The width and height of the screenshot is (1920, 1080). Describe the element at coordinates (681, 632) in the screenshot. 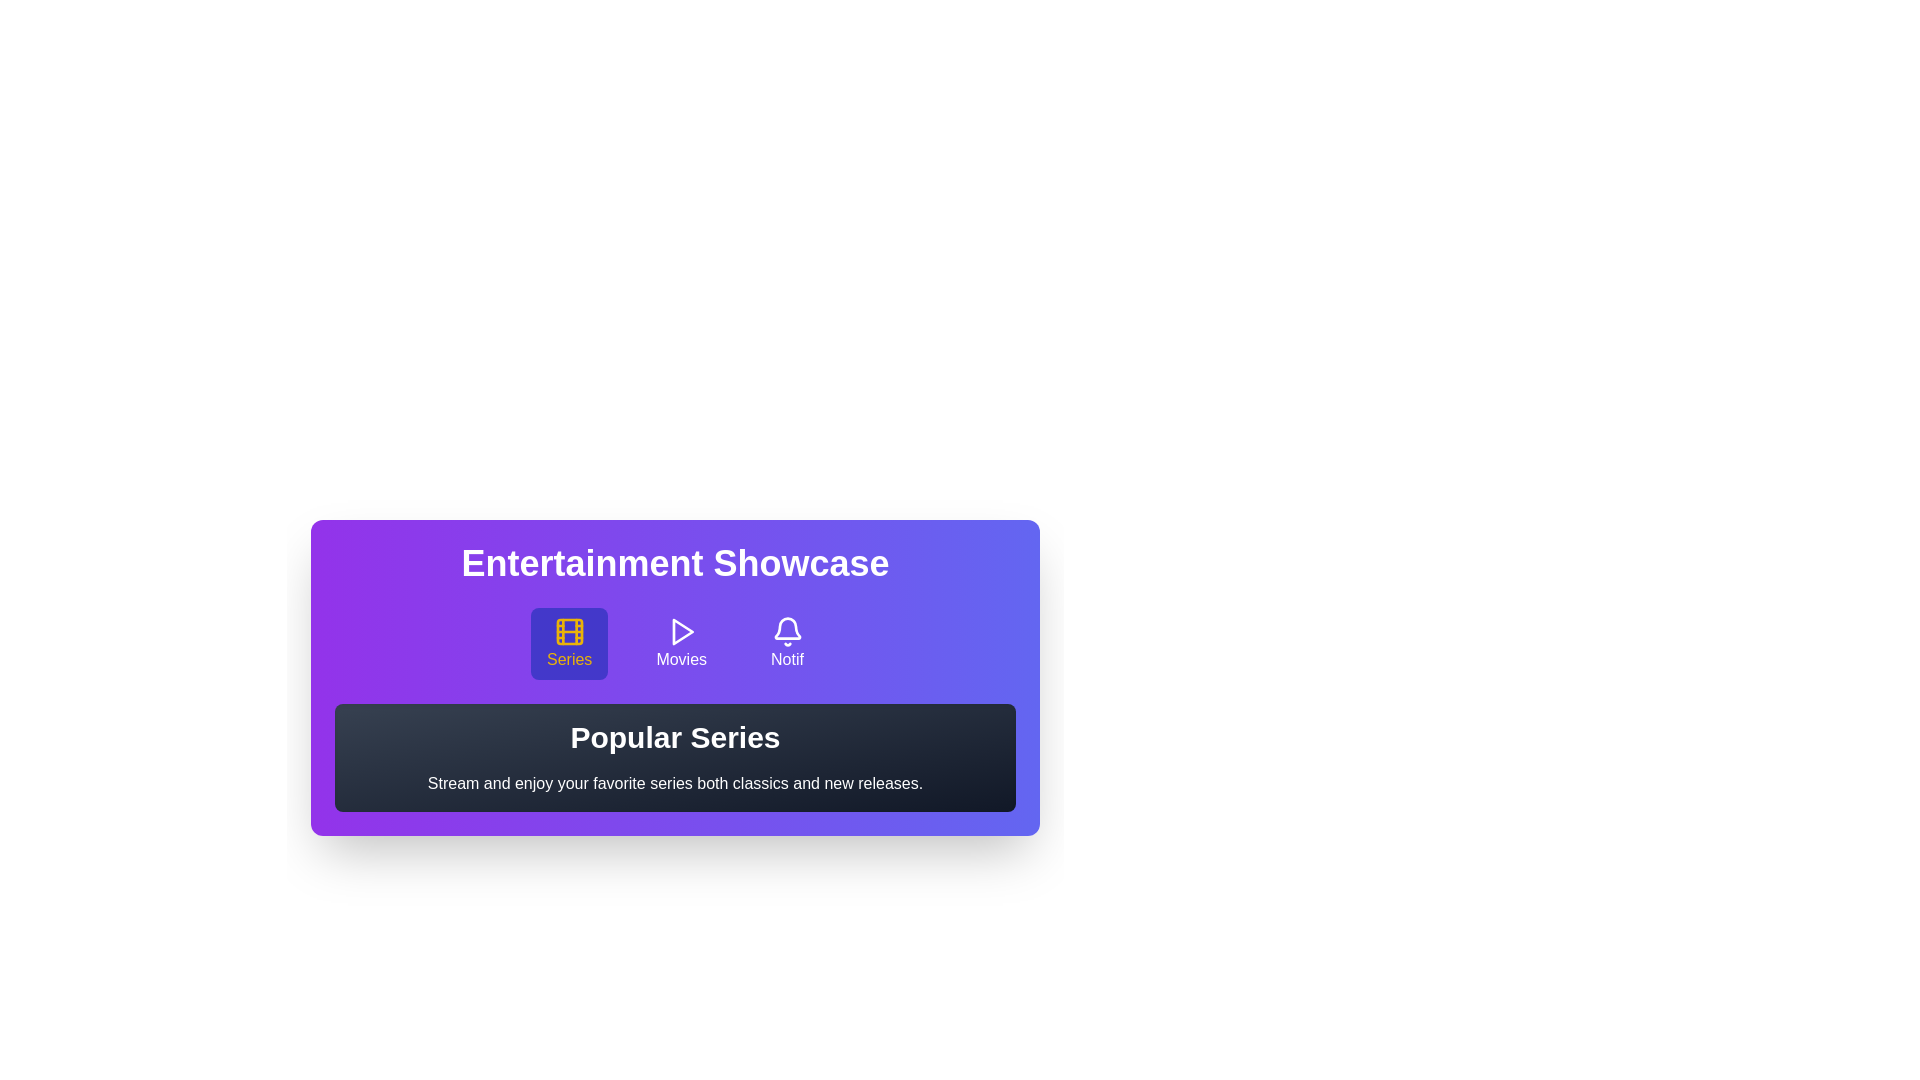

I see `the 'Movies' icon in the navigation bar, which represents video playback or movie-related content` at that location.